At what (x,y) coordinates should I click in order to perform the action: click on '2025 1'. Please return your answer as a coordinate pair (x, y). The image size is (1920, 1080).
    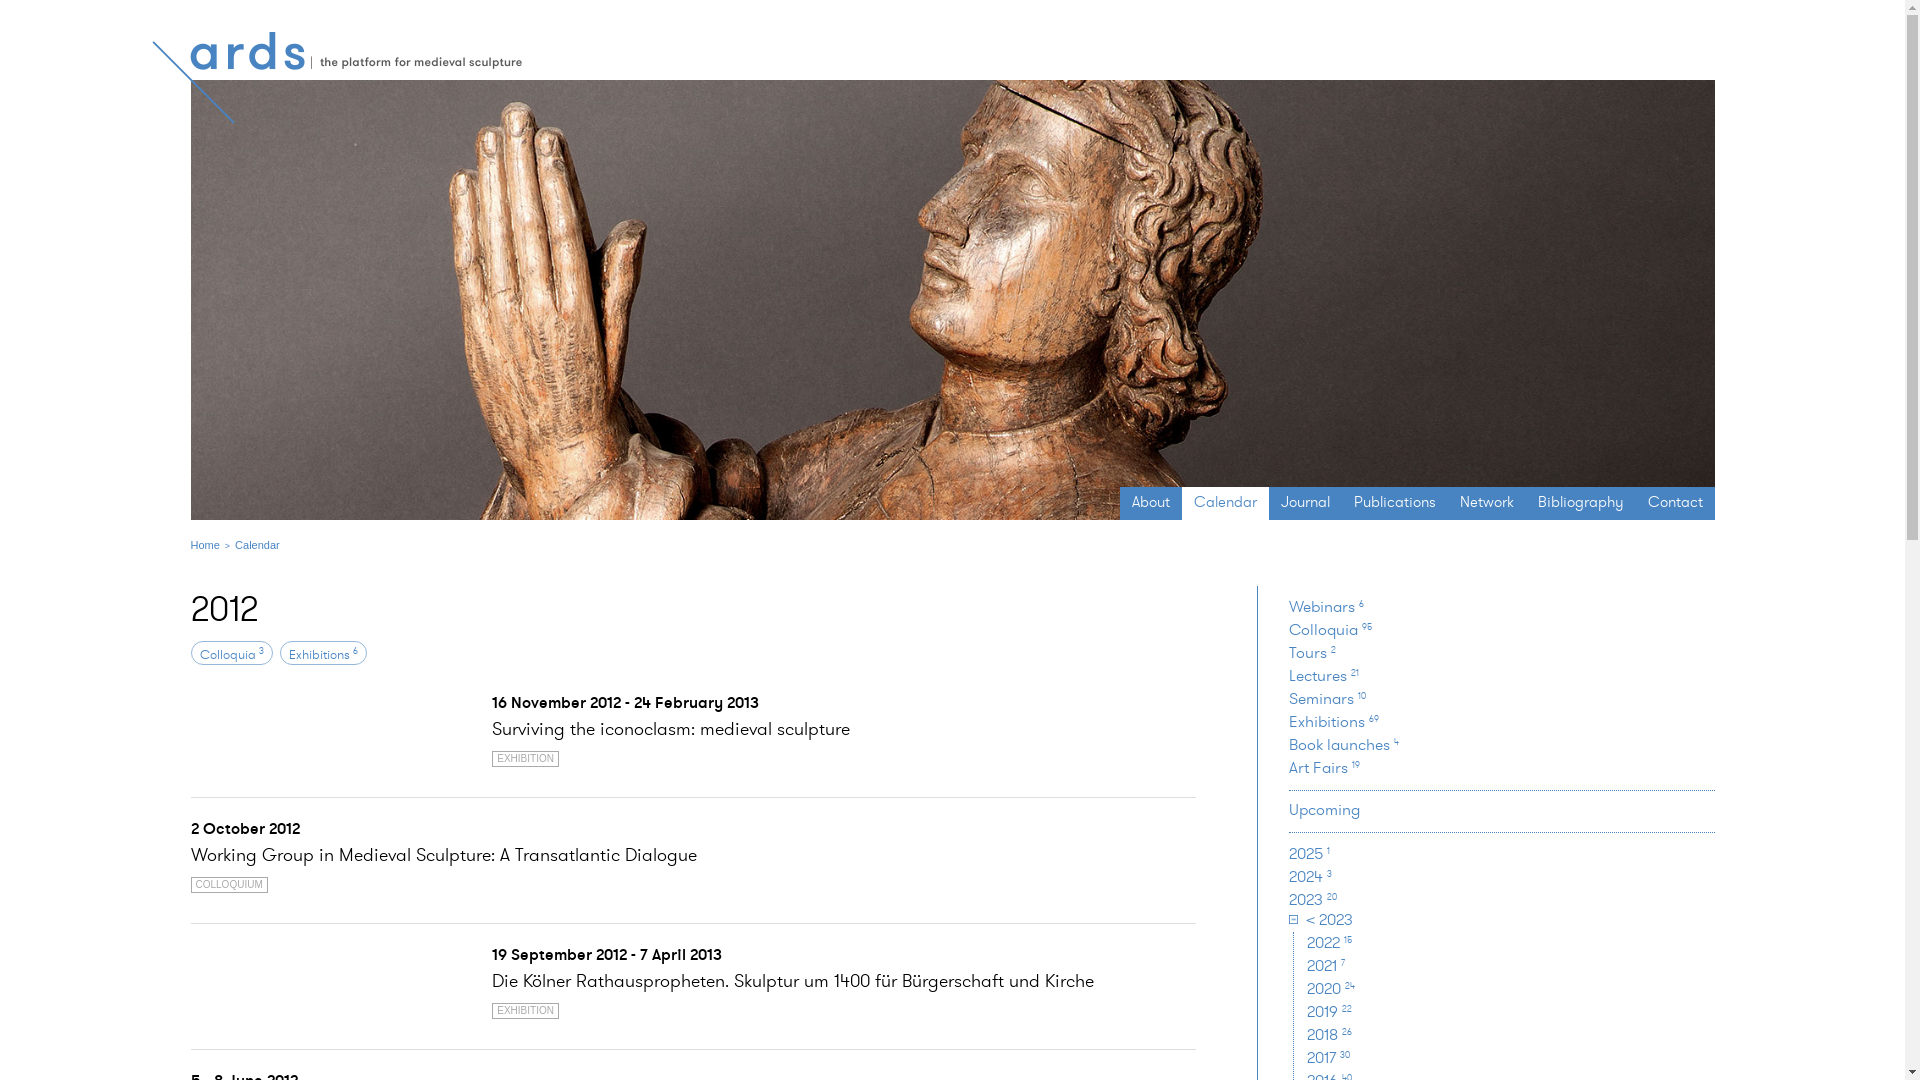
    Looking at the image, I should click on (1309, 853).